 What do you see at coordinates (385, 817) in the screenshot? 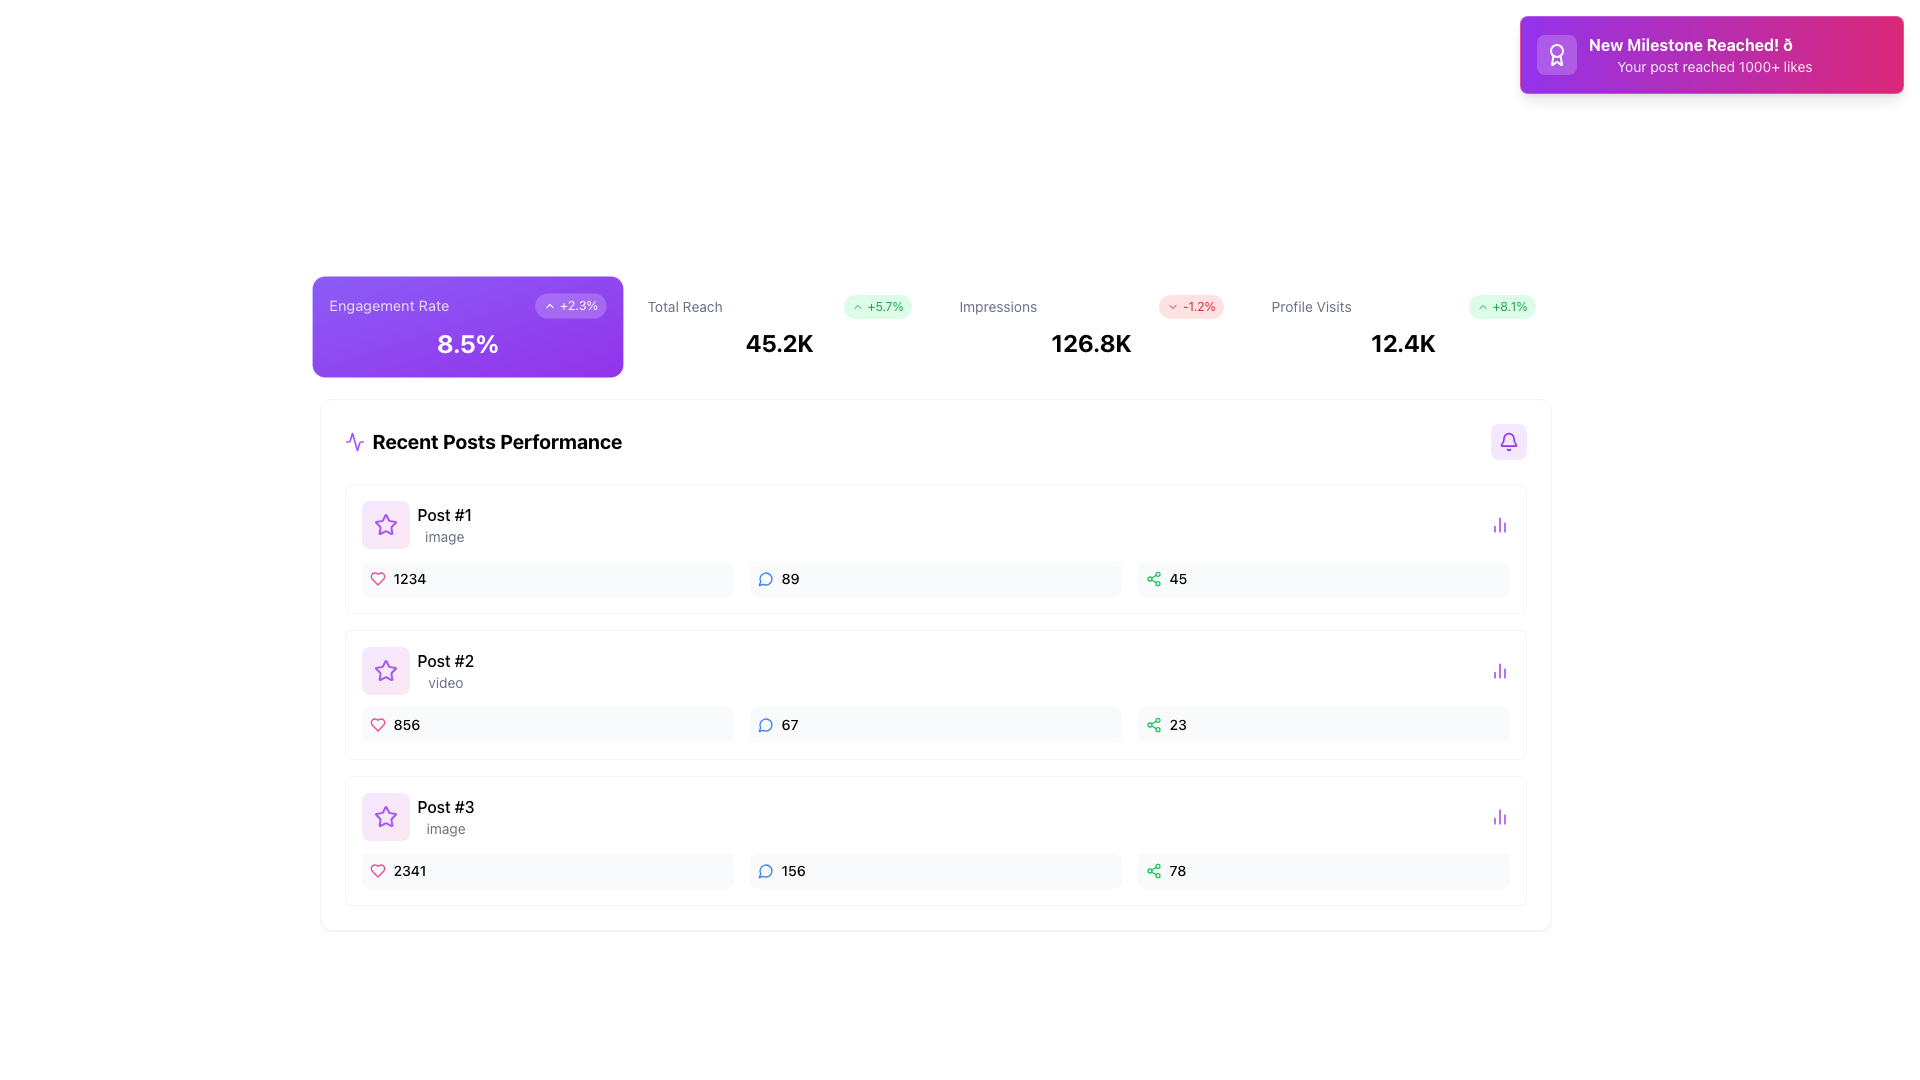
I see `the star-shaped icon with a purple outline located in the 'Recent Posts Performance' section, next to the label 'Post #1'` at bounding box center [385, 817].